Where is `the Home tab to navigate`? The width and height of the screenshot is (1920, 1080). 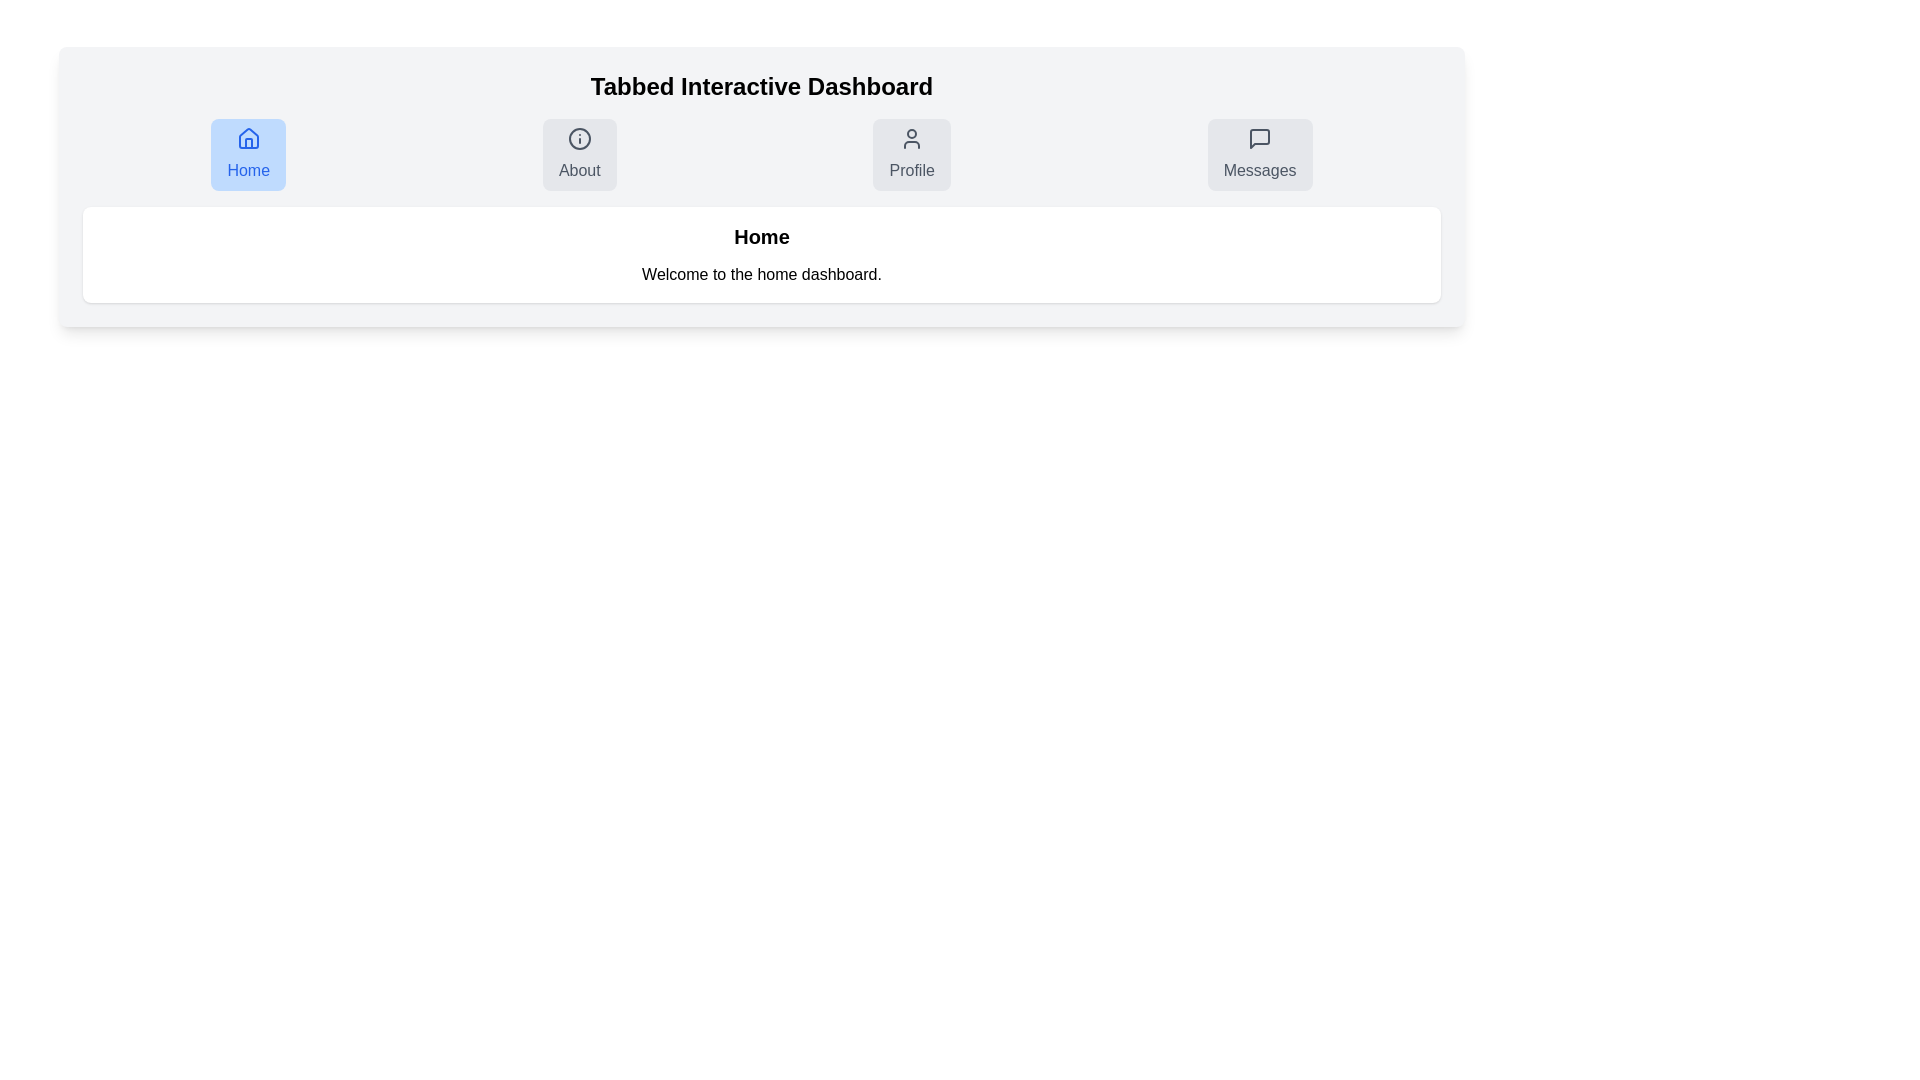
the Home tab to navigate is located at coordinates (247, 153).